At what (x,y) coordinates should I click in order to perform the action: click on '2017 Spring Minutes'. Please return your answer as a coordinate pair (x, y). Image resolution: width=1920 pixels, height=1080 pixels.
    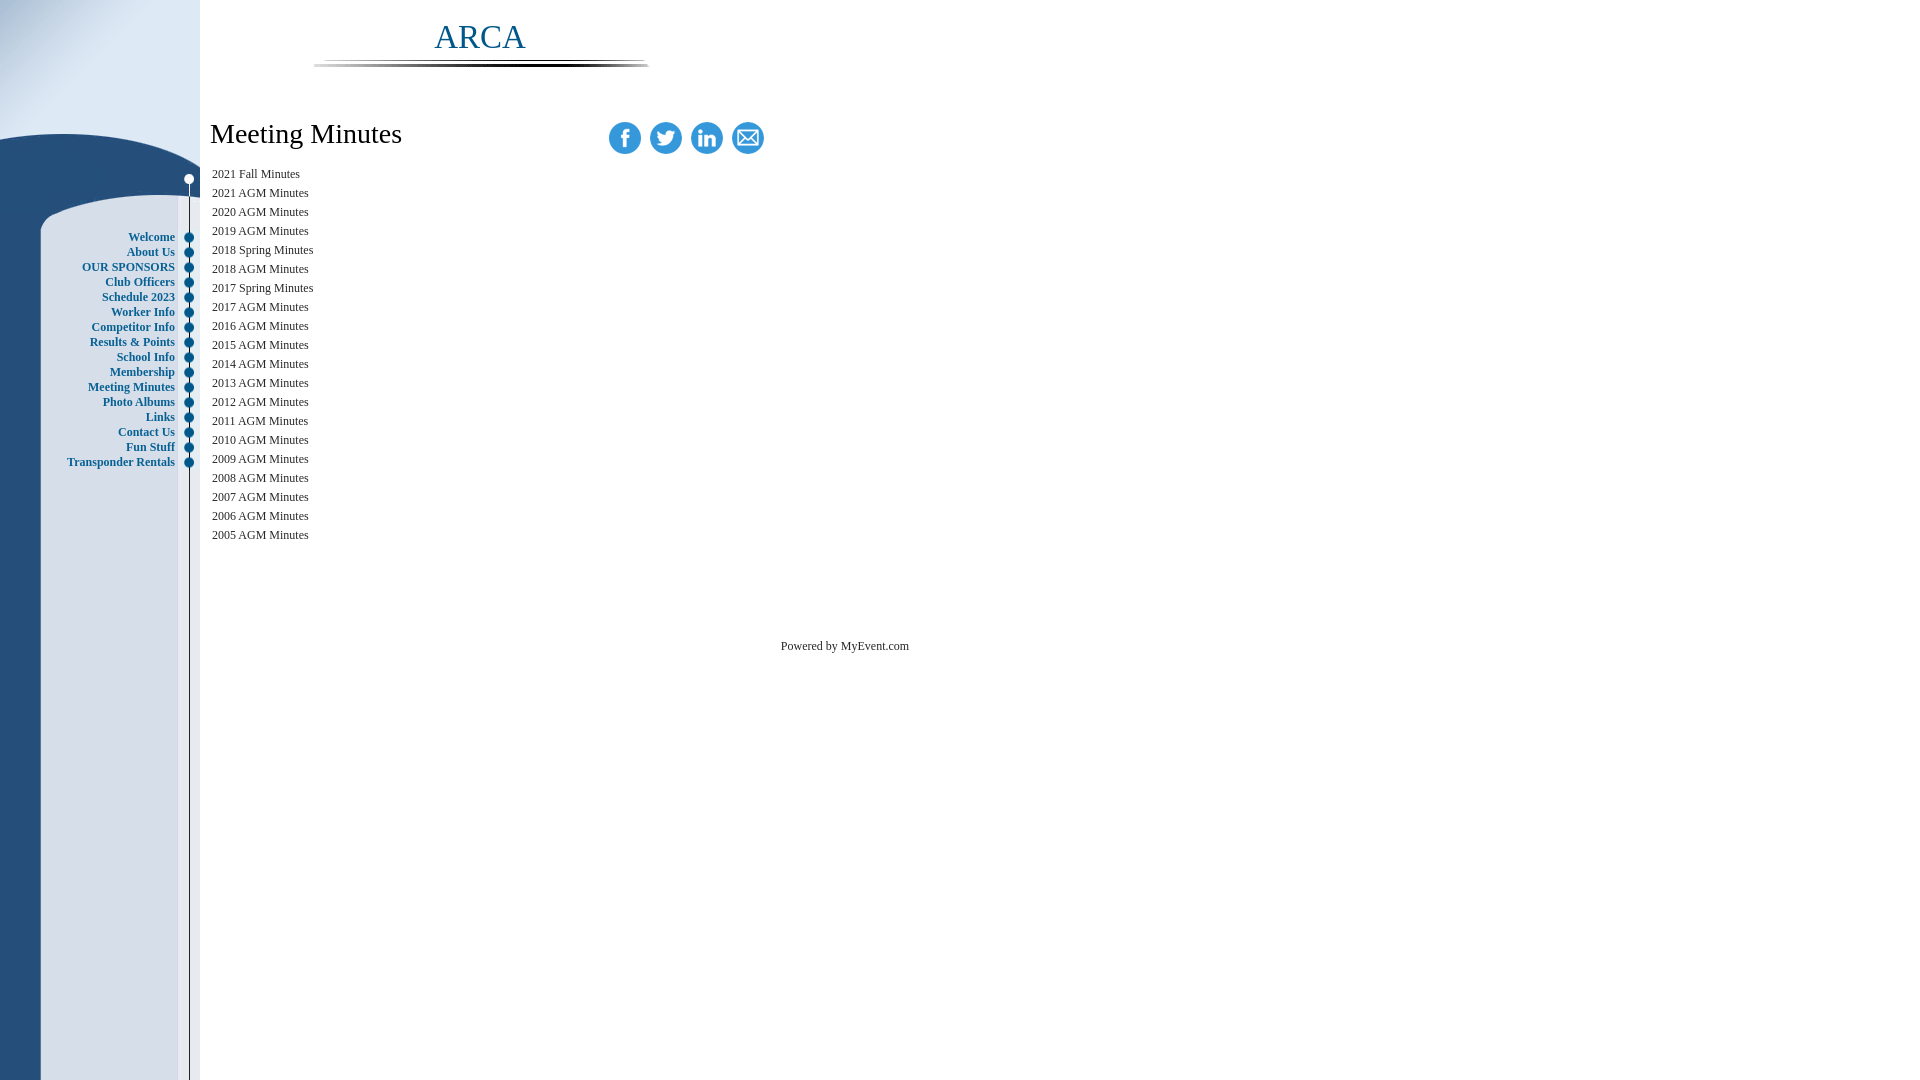
    Looking at the image, I should click on (261, 288).